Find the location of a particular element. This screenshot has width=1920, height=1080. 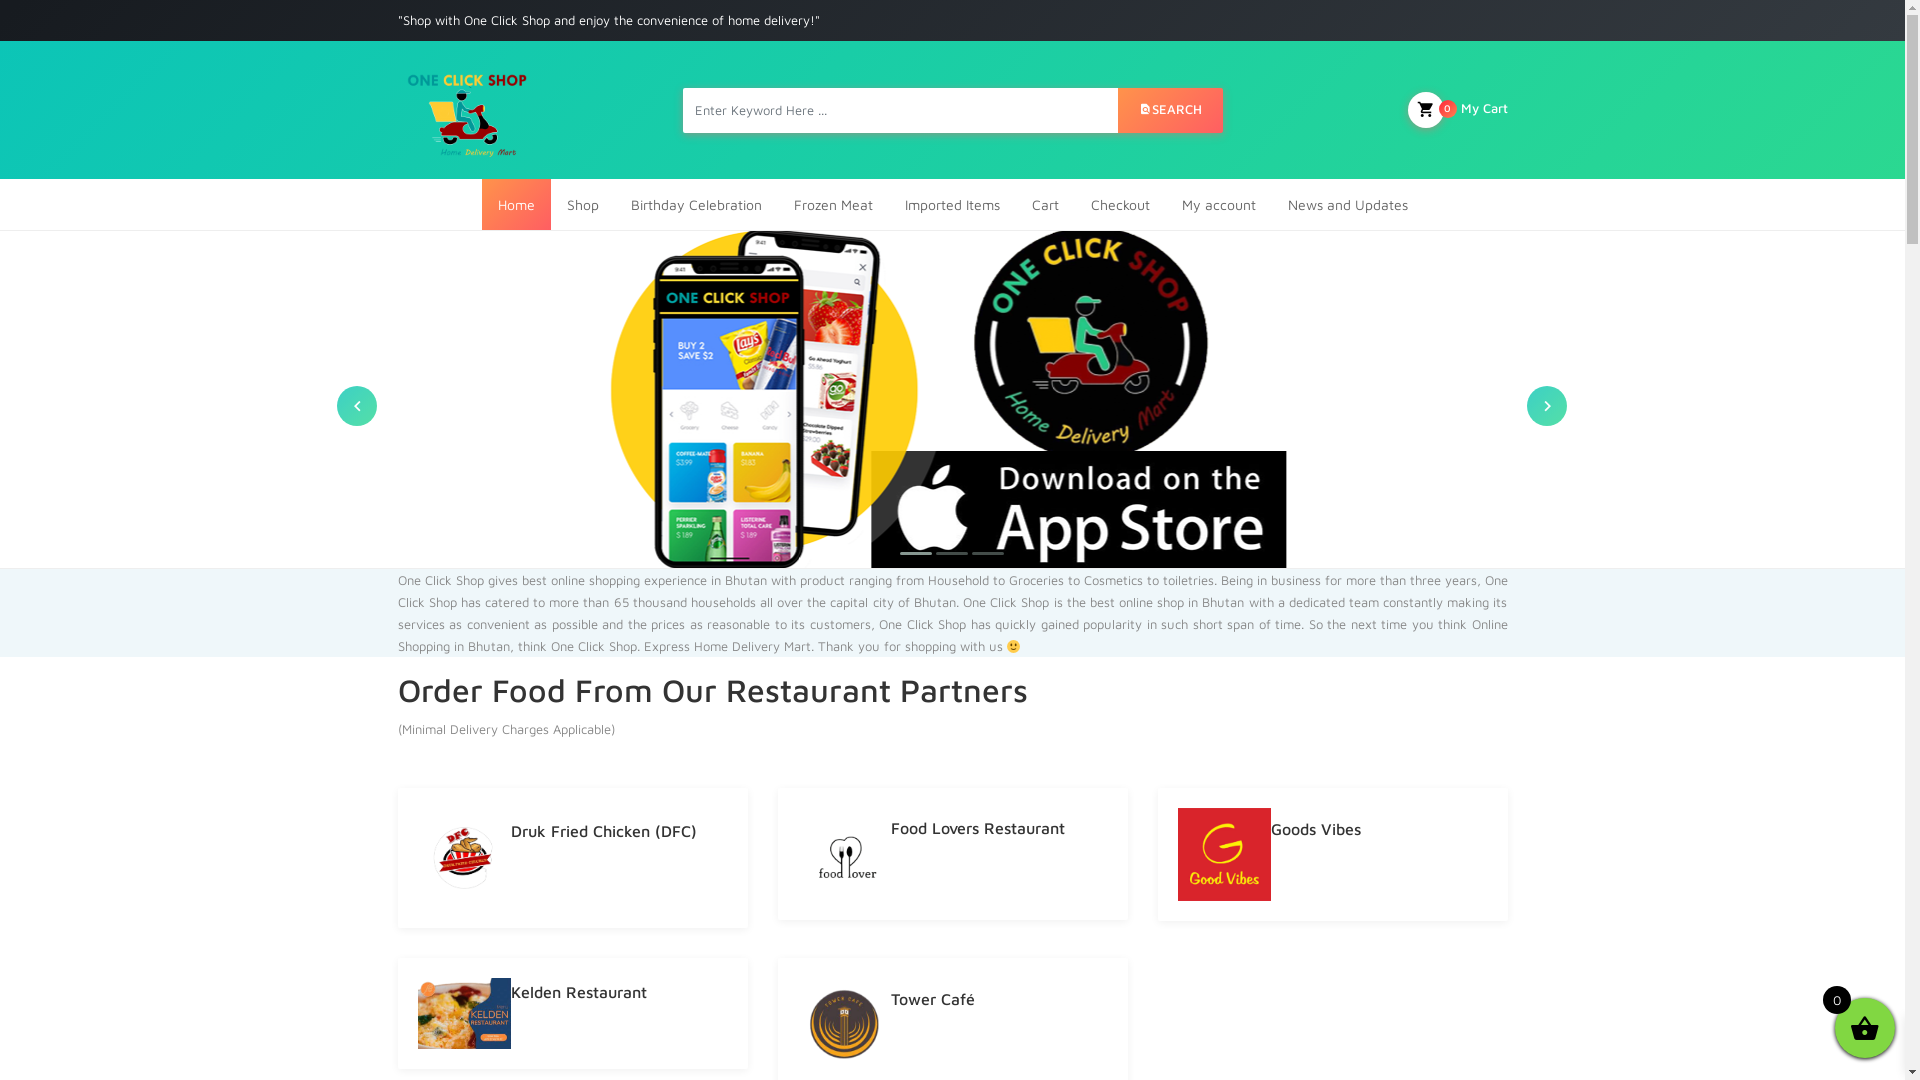

'Birthday Celebration' is located at coordinates (695, 204).